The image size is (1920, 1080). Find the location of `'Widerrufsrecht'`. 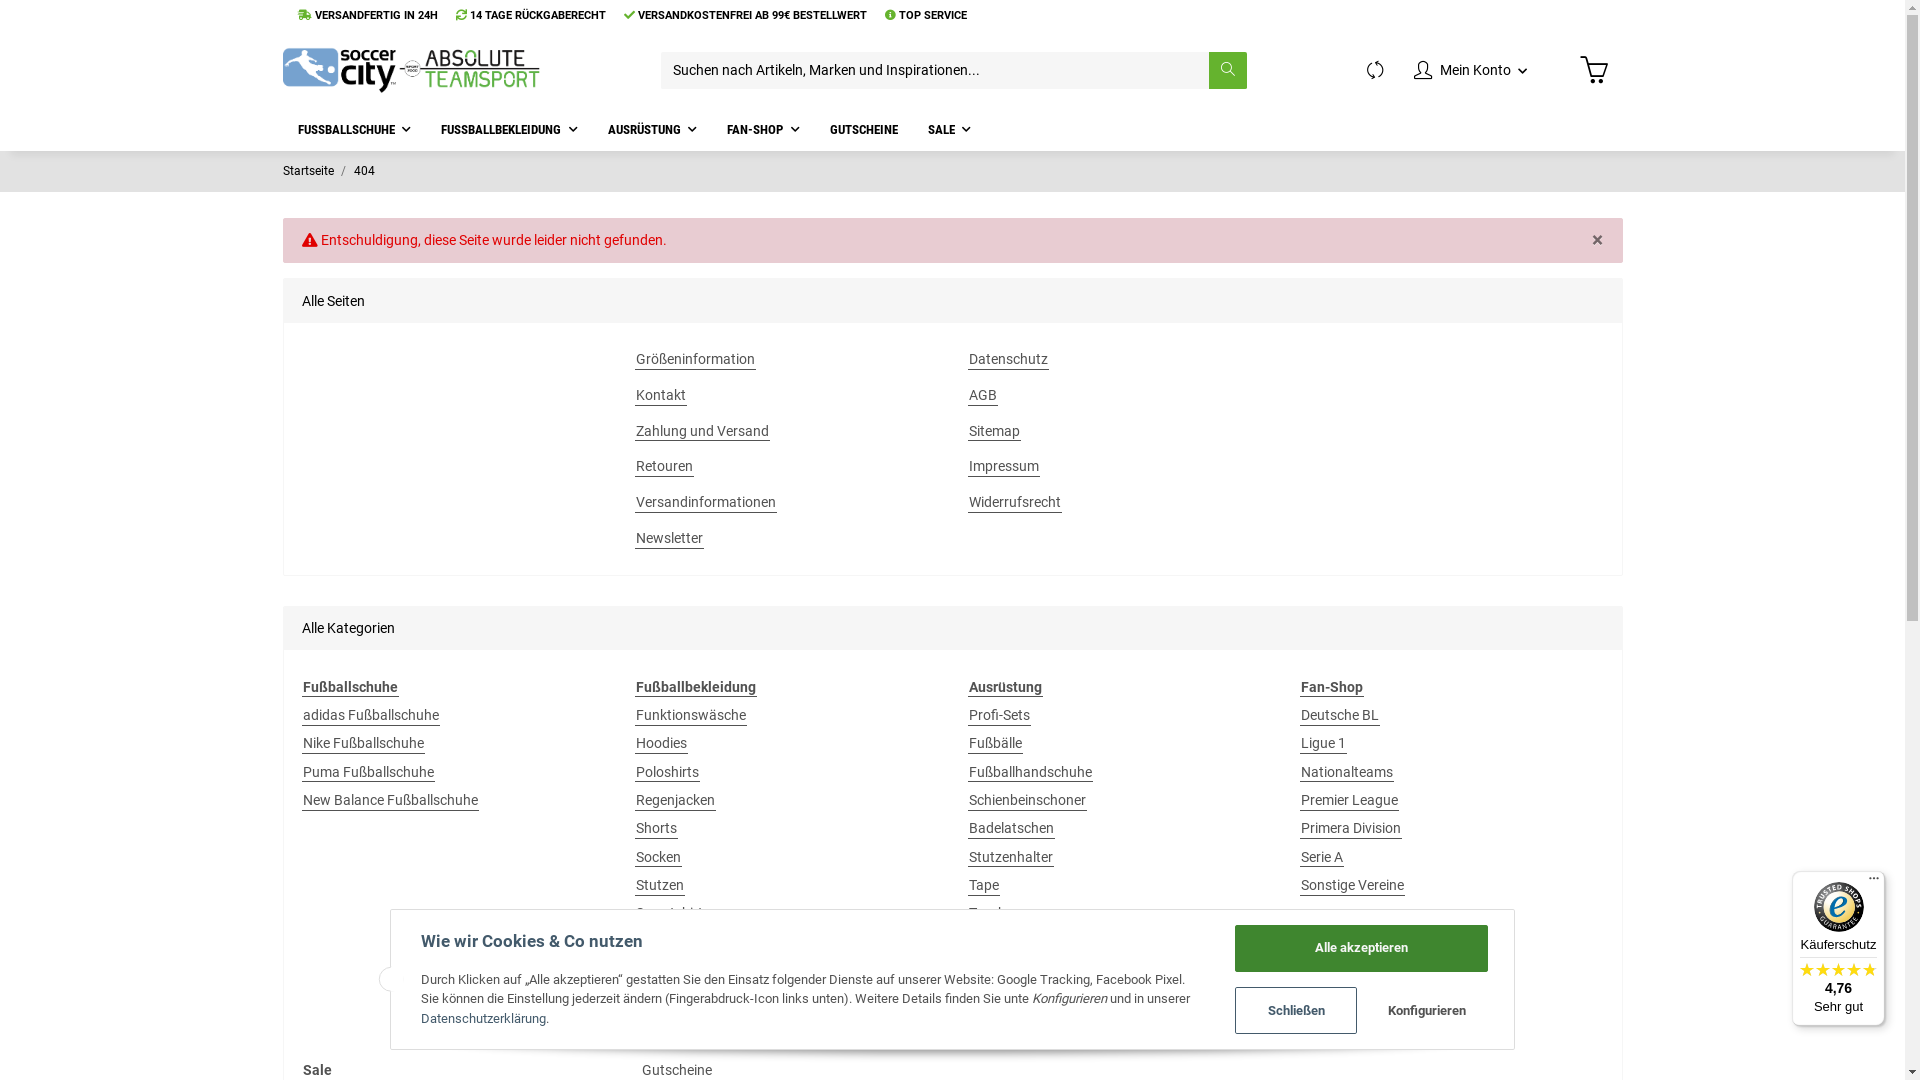

'Widerrufsrecht' is located at coordinates (1014, 501).